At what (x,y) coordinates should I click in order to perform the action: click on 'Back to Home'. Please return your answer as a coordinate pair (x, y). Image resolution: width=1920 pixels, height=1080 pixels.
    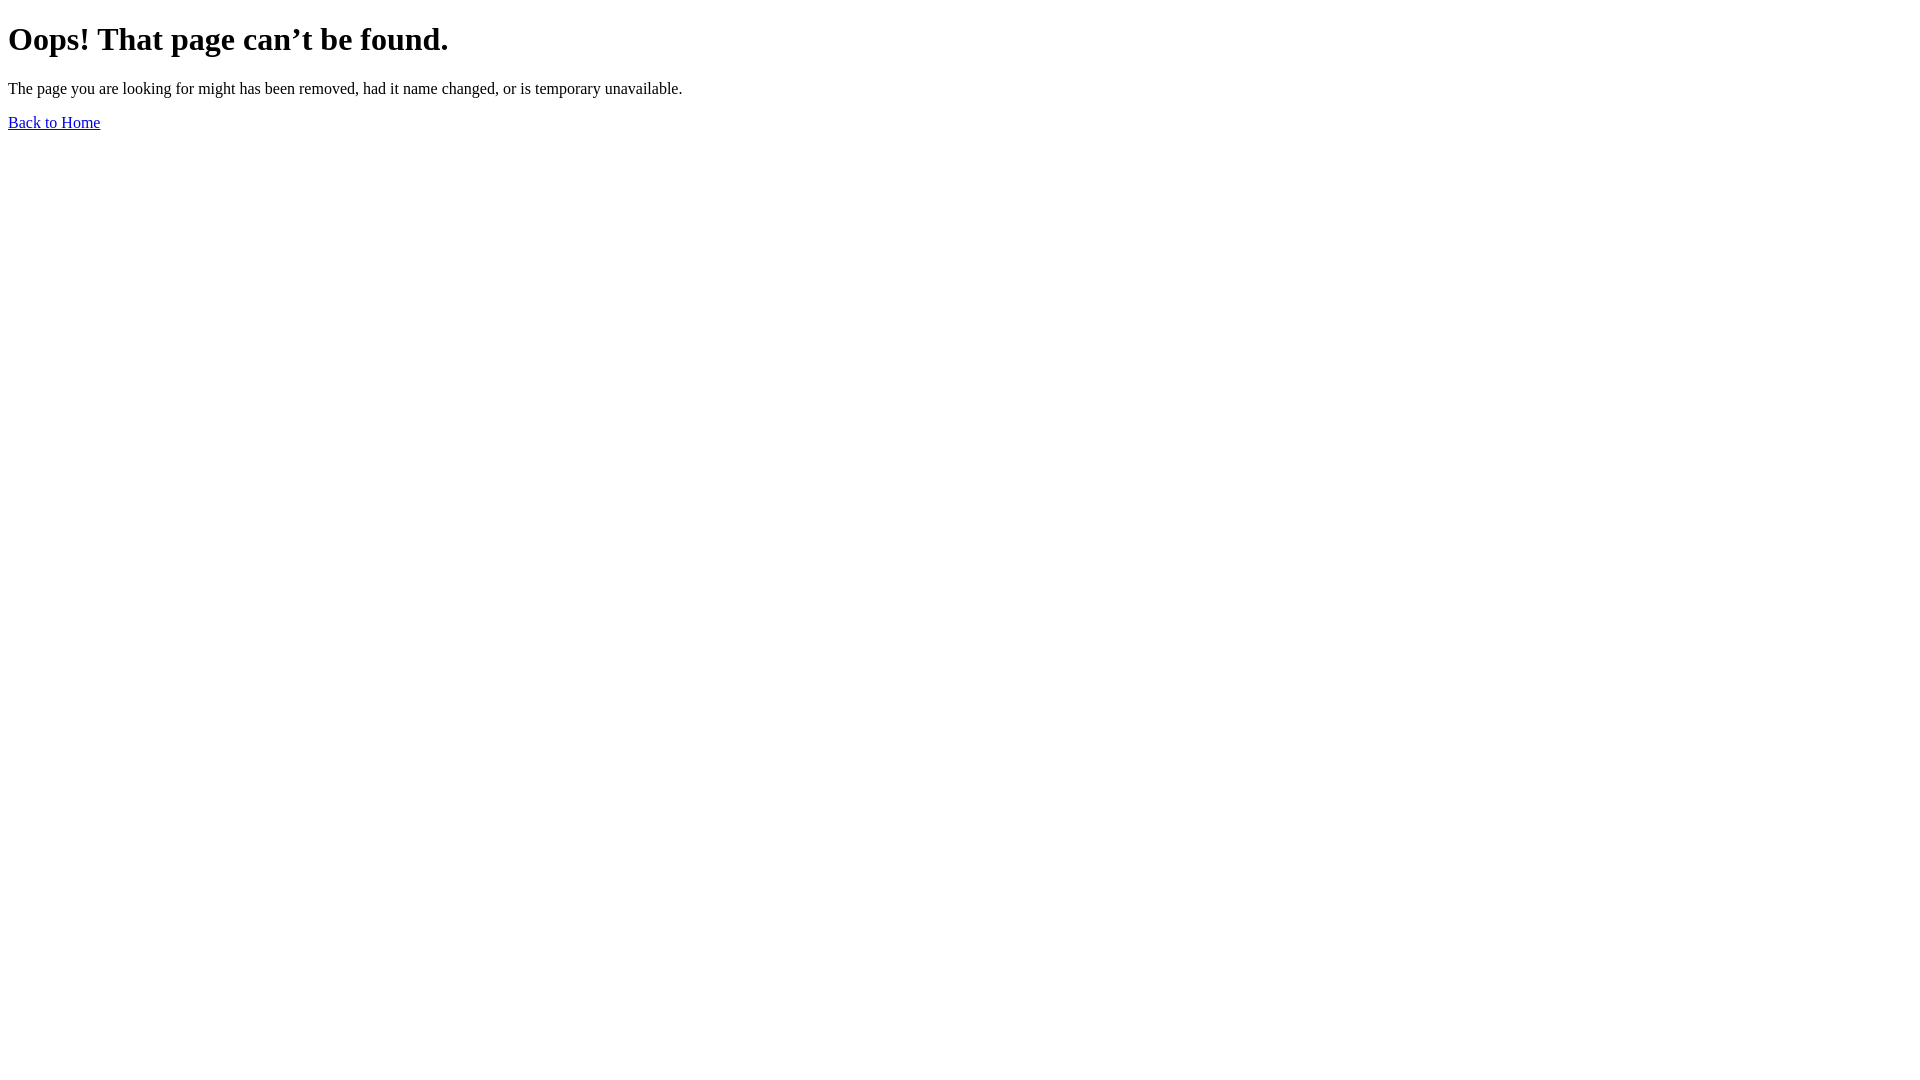
    Looking at the image, I should click on (53, 122).